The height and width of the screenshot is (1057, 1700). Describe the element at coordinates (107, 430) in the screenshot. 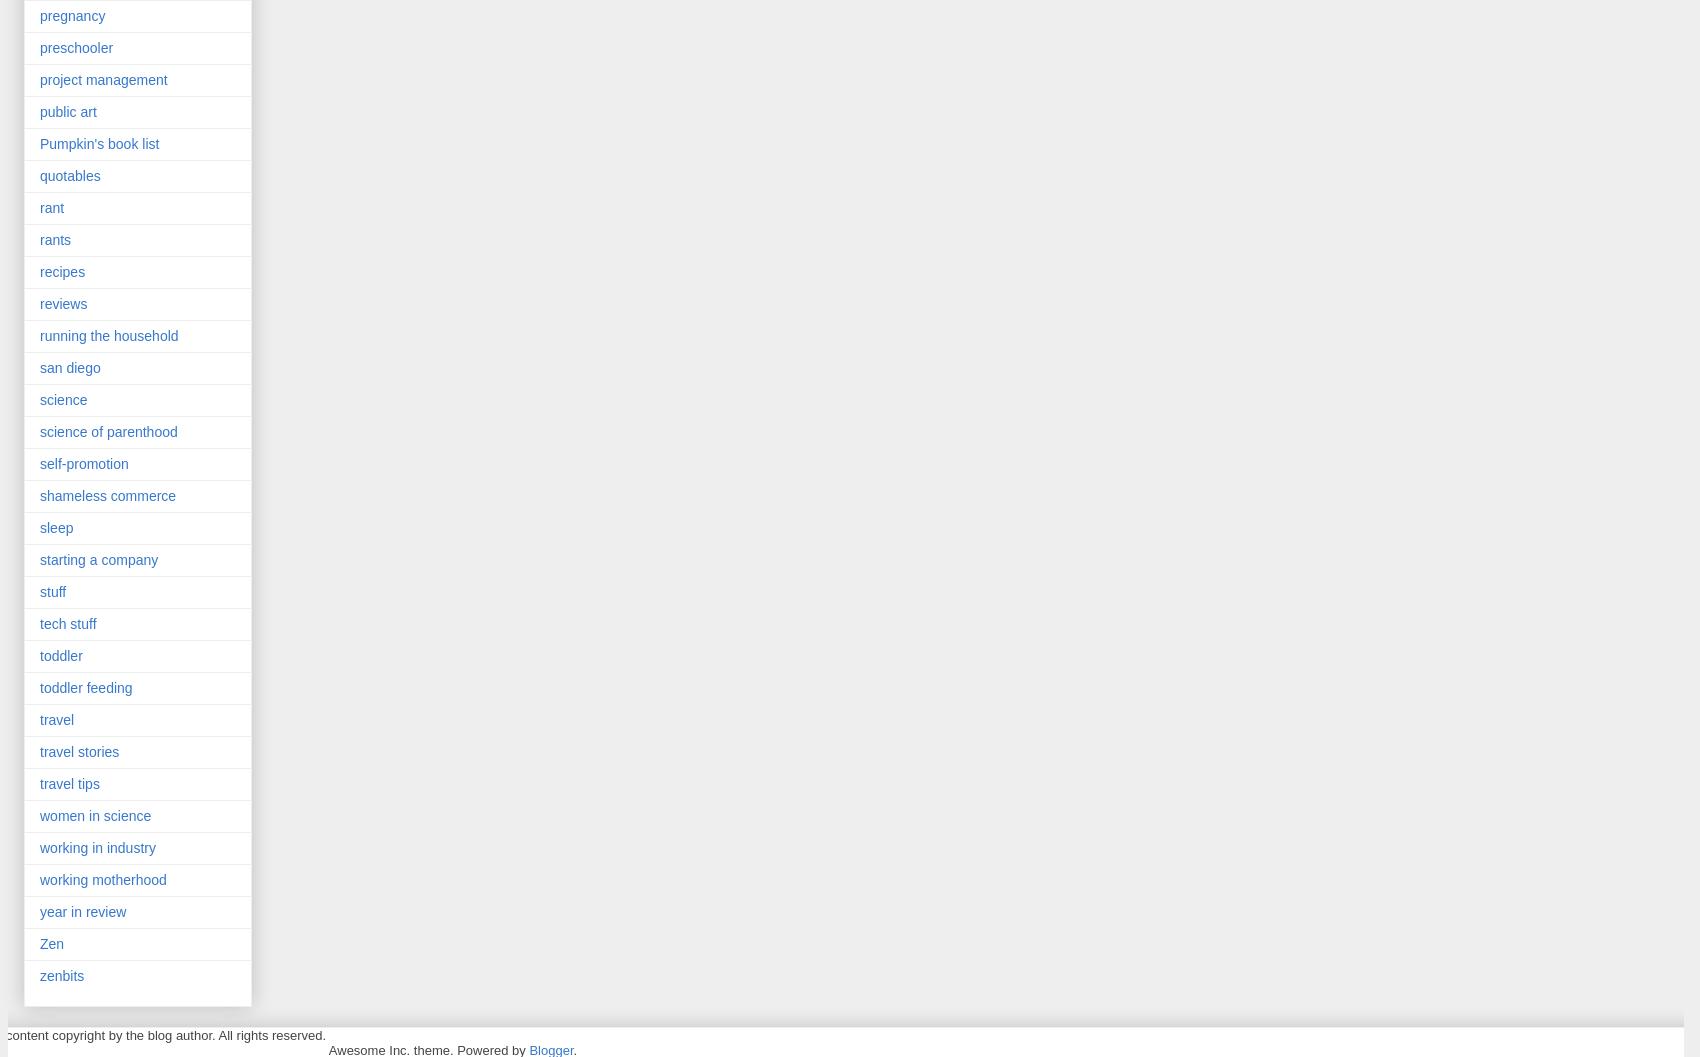

I see `'science of parenthood'` at that location.